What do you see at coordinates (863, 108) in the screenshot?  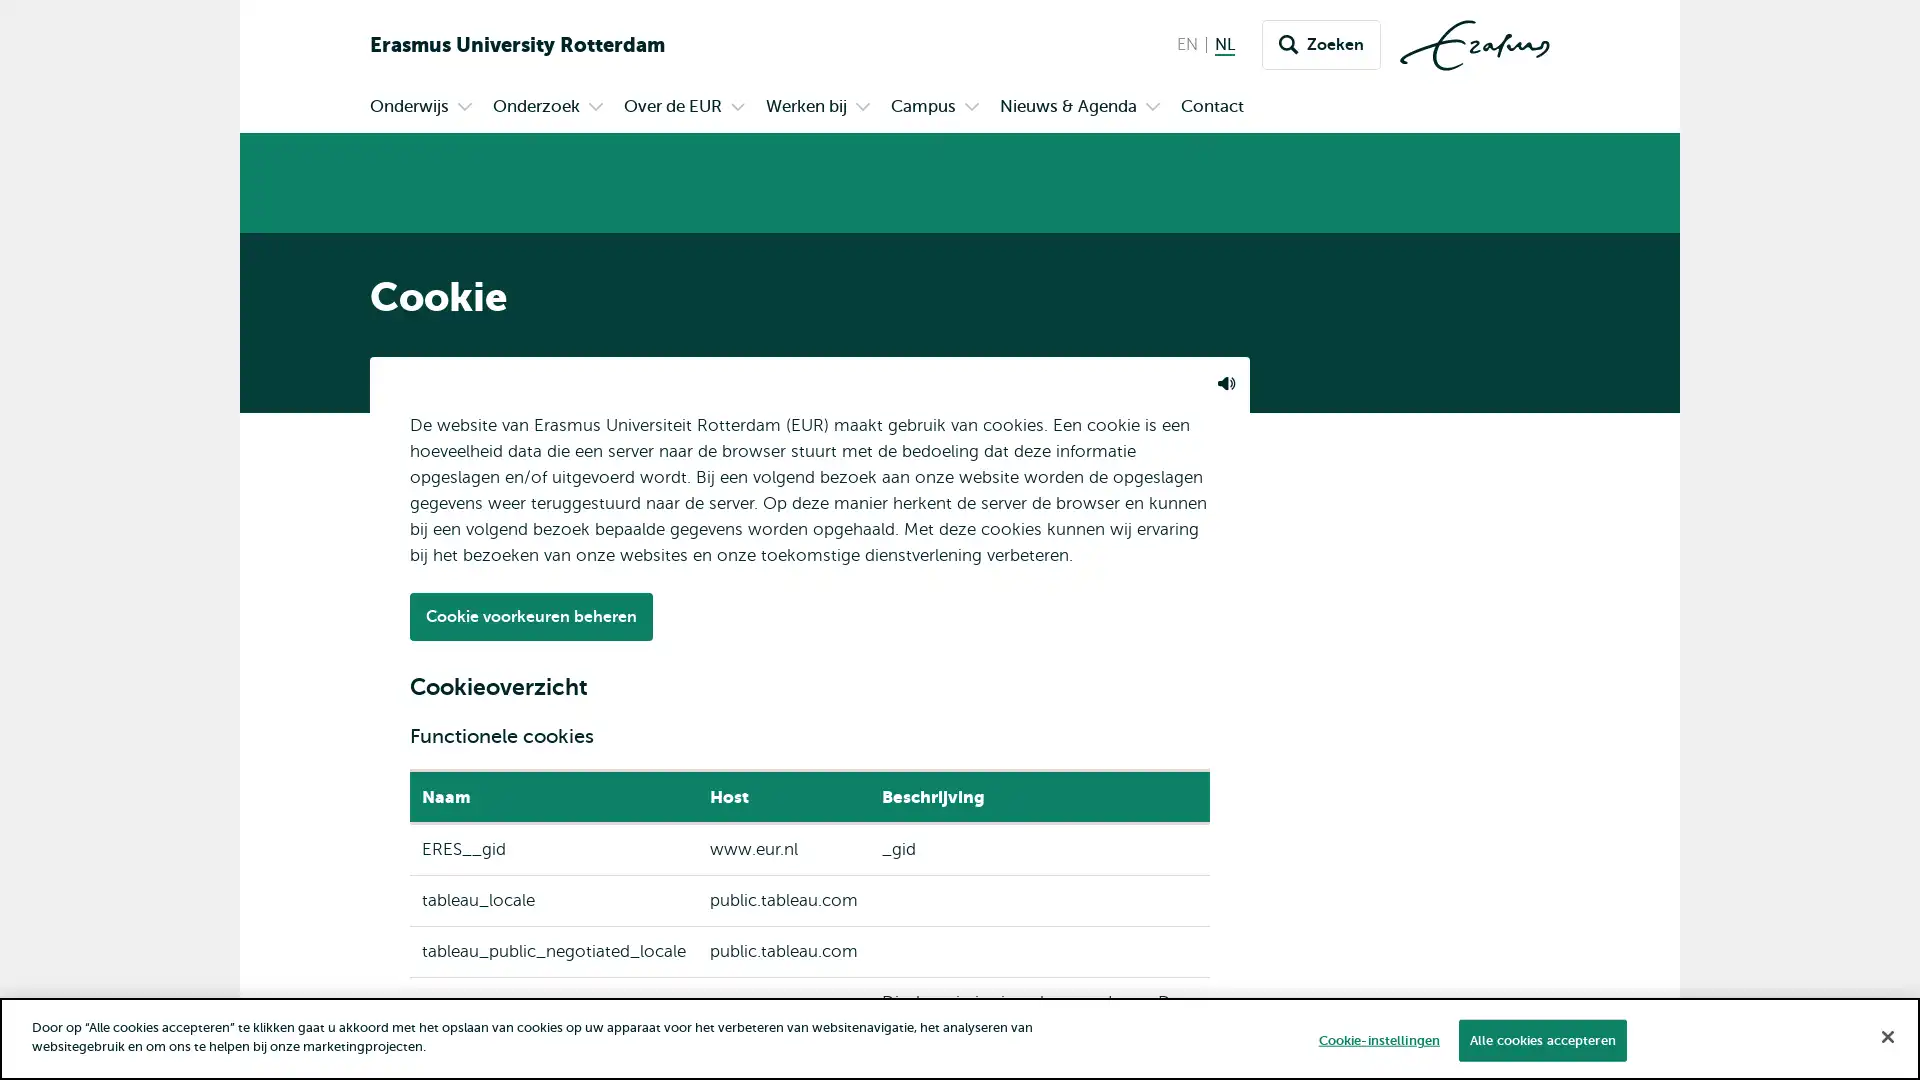 I see `Open submenu` at bounding box center [863, 108].